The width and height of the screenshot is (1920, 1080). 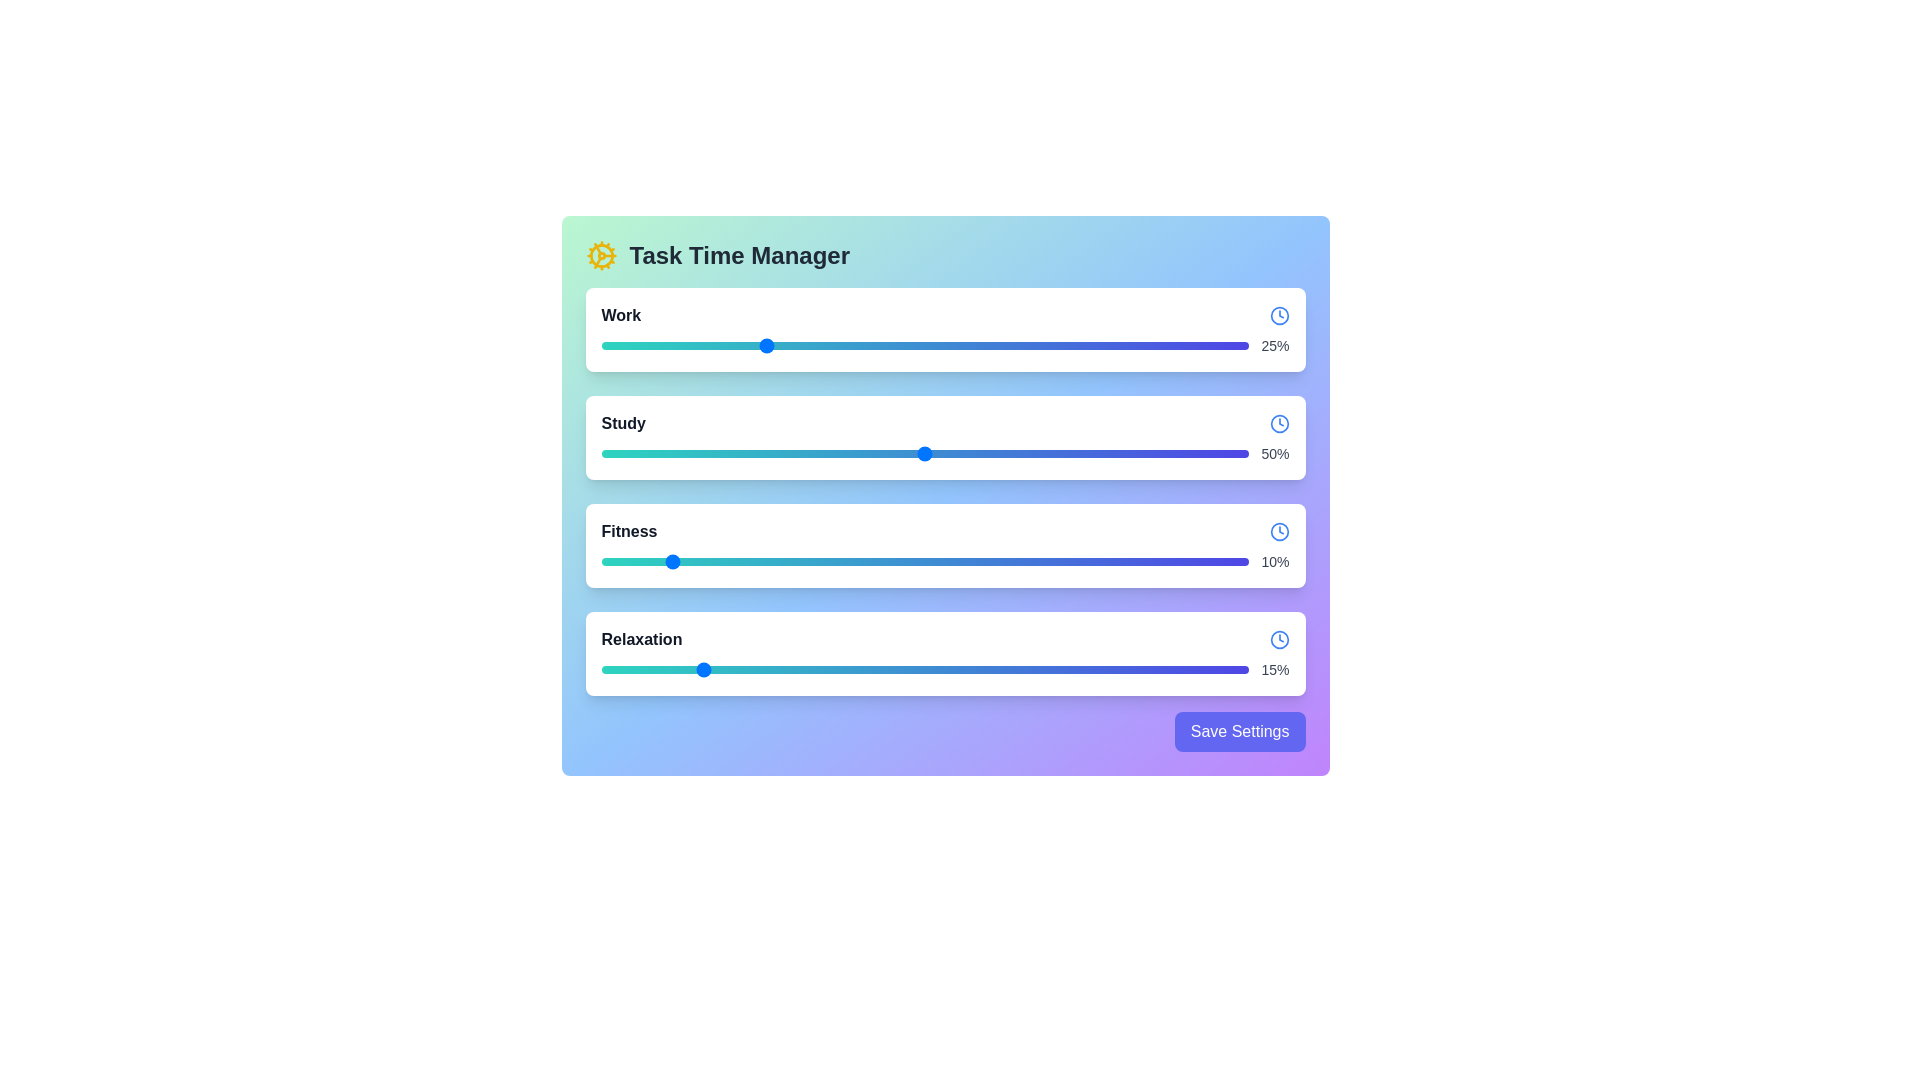 I want to click on the slider for Work to view its tooltip, so click(x=924, y=345).